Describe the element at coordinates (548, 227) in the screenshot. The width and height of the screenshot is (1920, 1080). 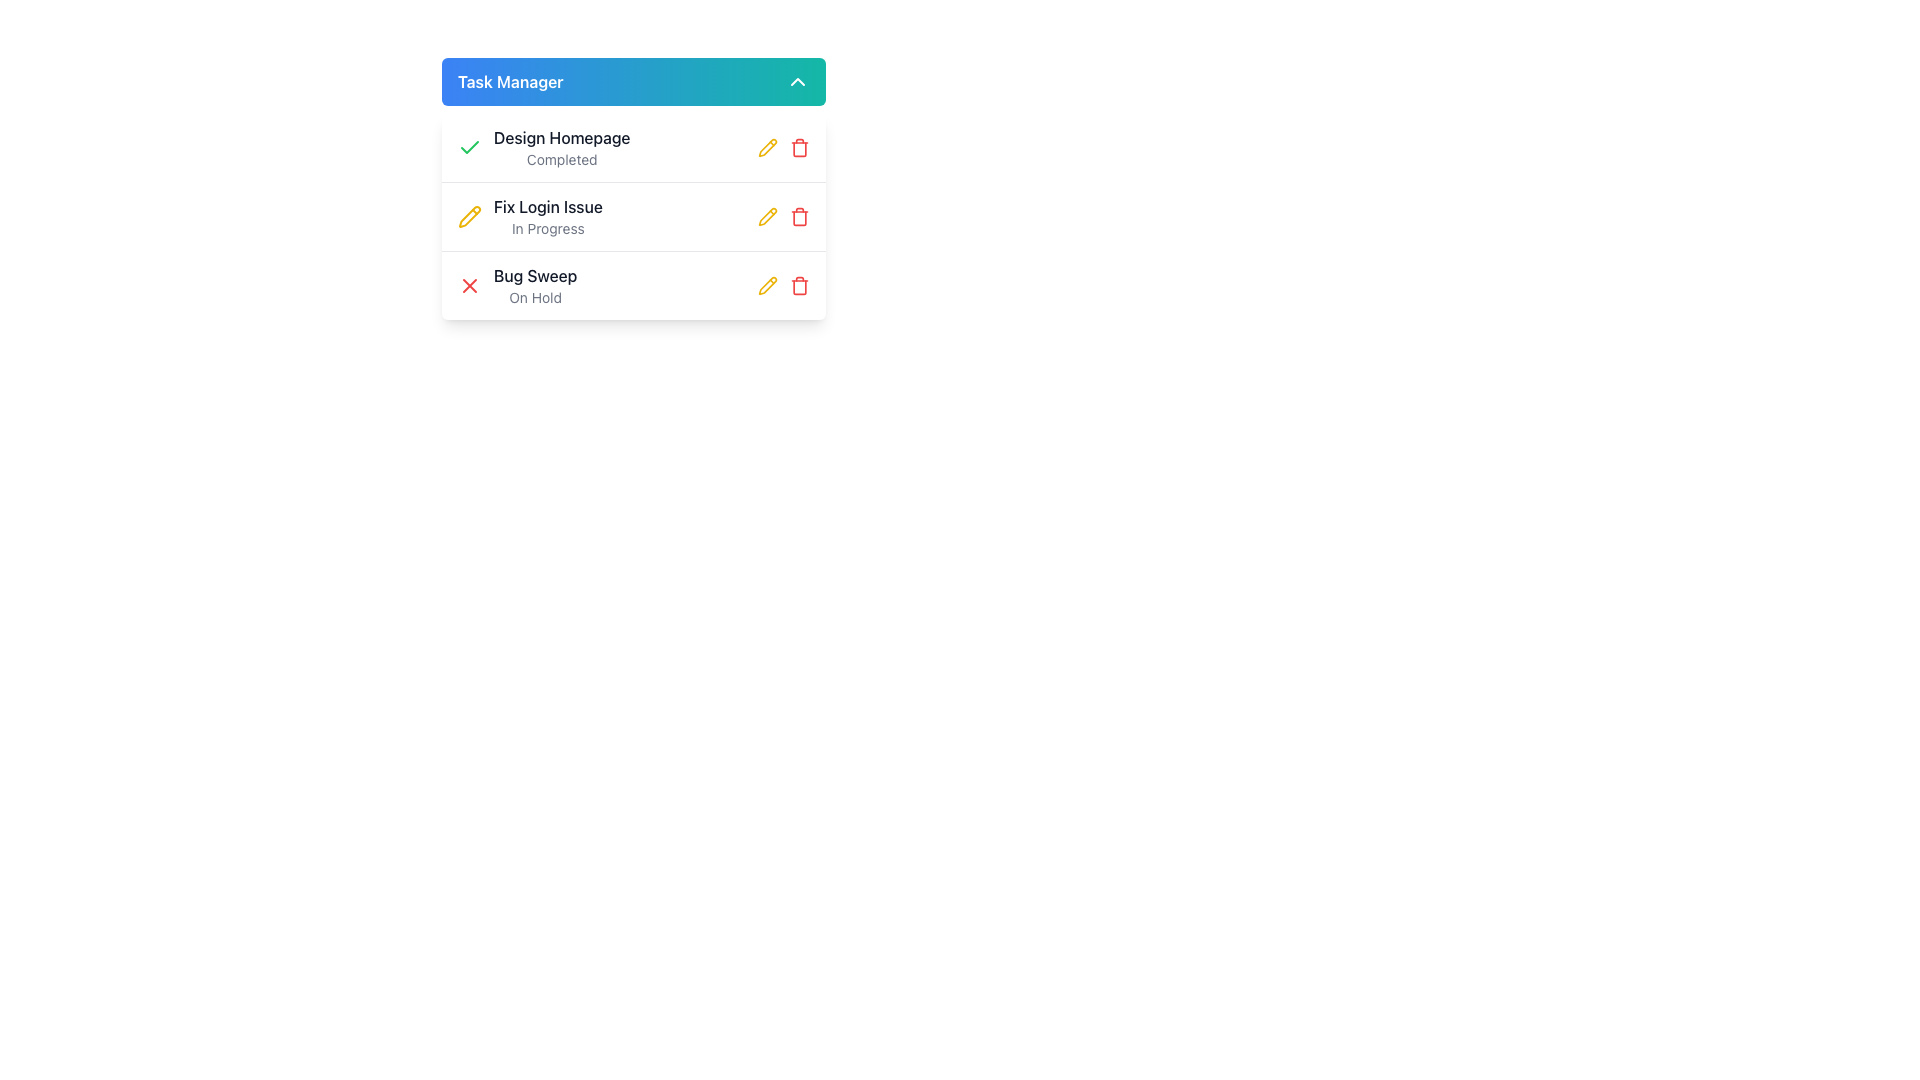
I see `the 'In Progress' label element, which is a small gray text status indicator located below the task 'Fix Login Issue' in the task management interface` at that location.